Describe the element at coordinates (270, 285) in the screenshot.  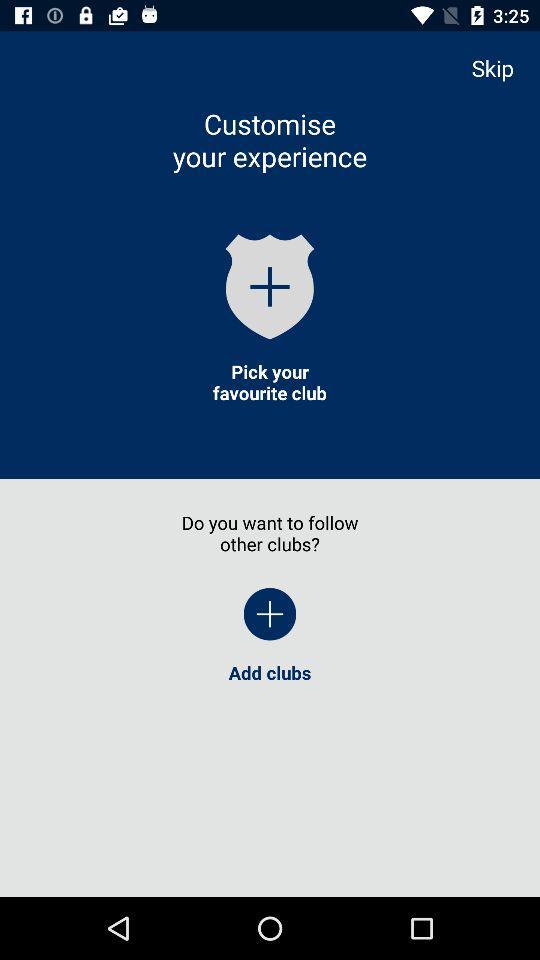
I see `icon above pick your favourite icon` at that location.